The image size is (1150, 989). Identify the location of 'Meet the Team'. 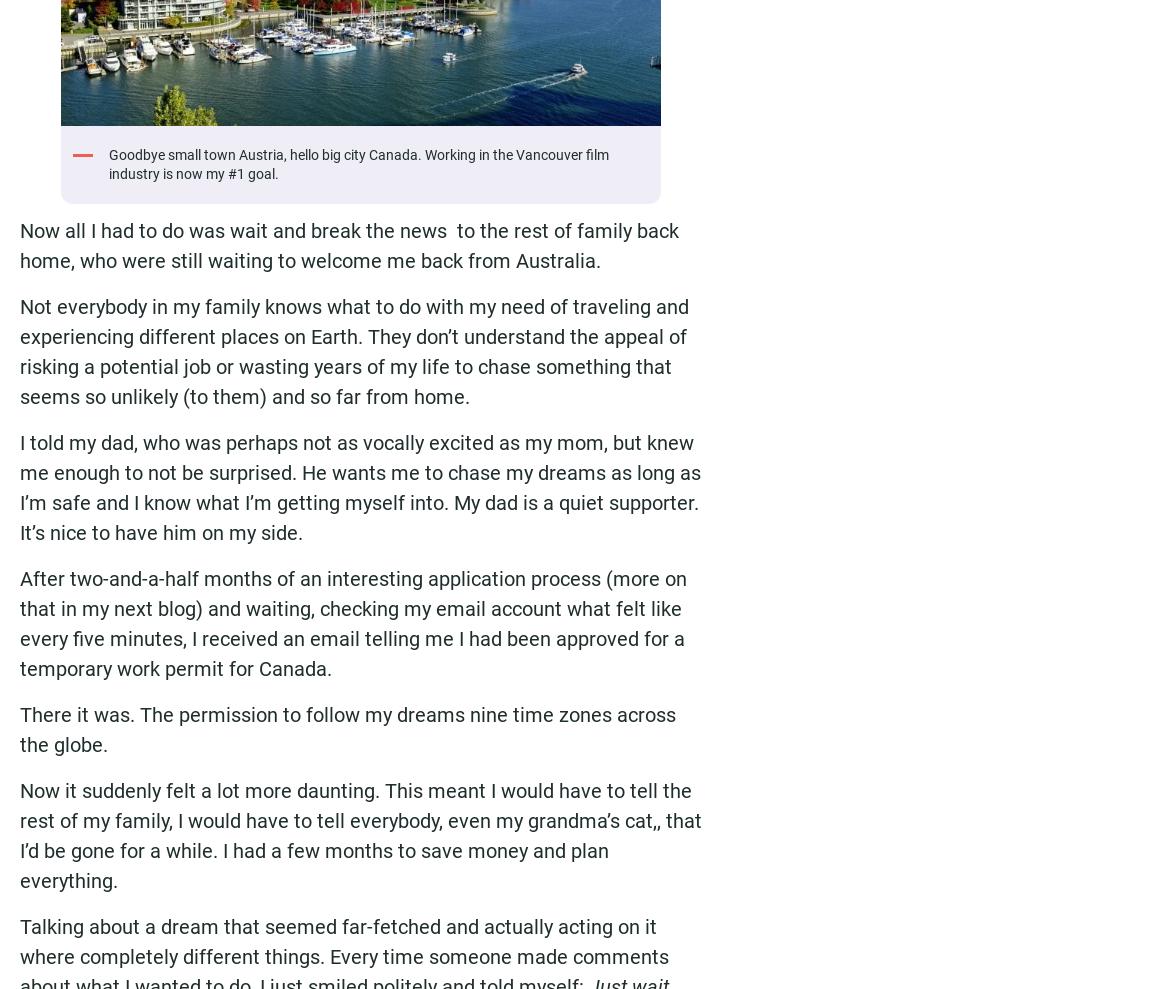
(1007, 176).